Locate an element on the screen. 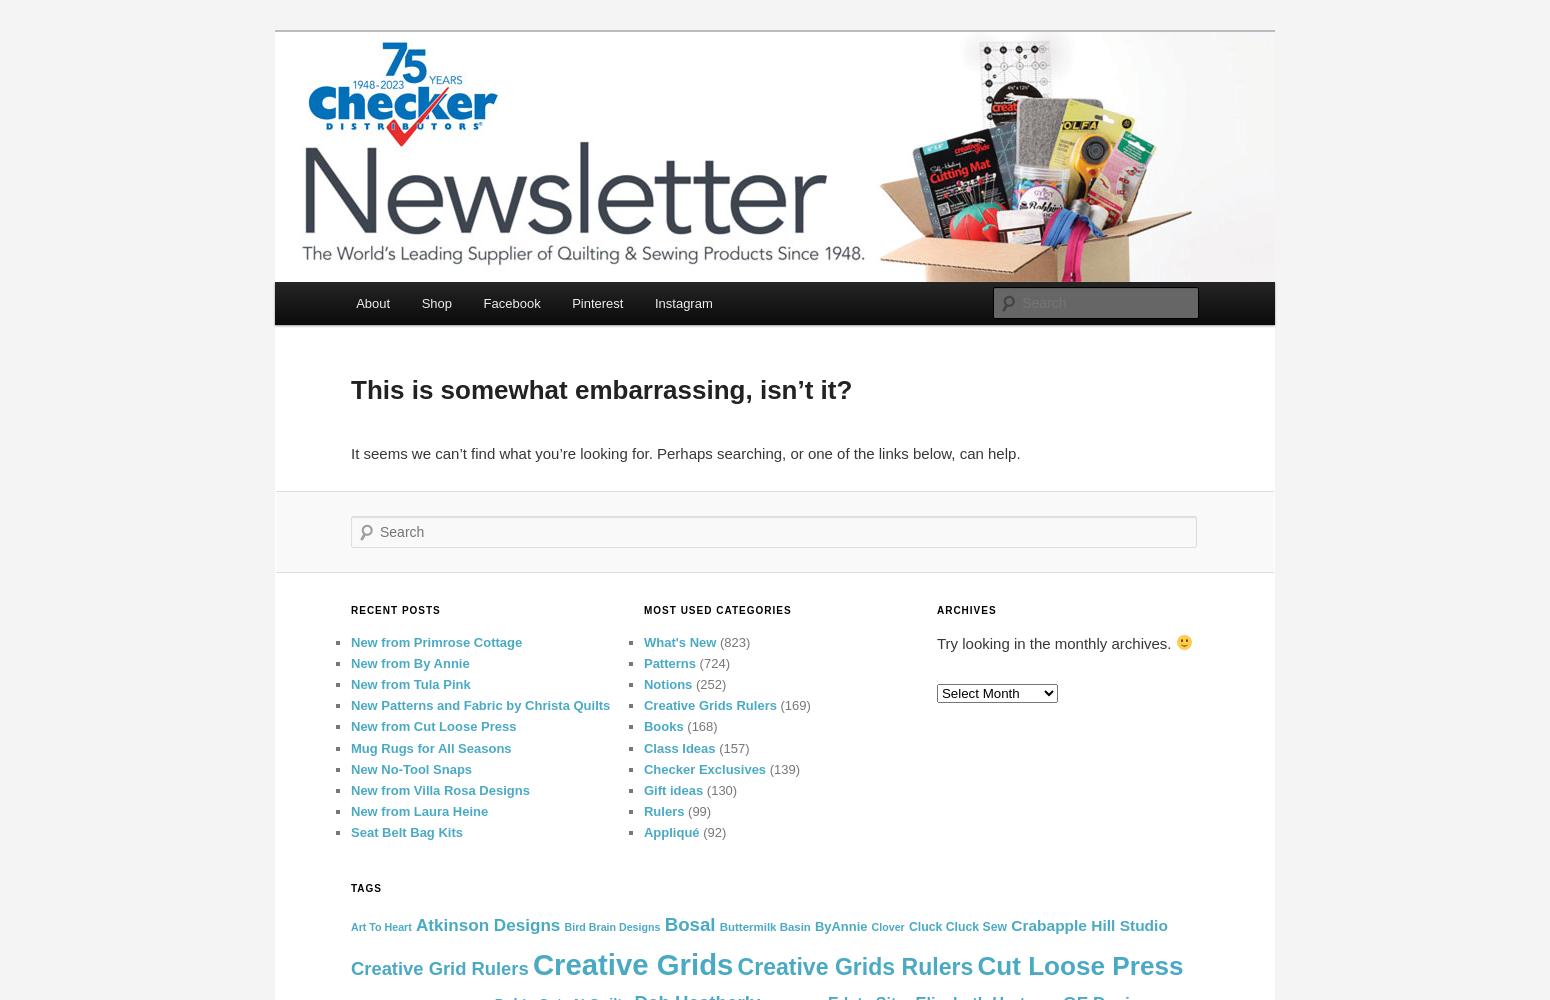 The image size is (1550, 1000). '(724)' is located at coordinates (712, 663).